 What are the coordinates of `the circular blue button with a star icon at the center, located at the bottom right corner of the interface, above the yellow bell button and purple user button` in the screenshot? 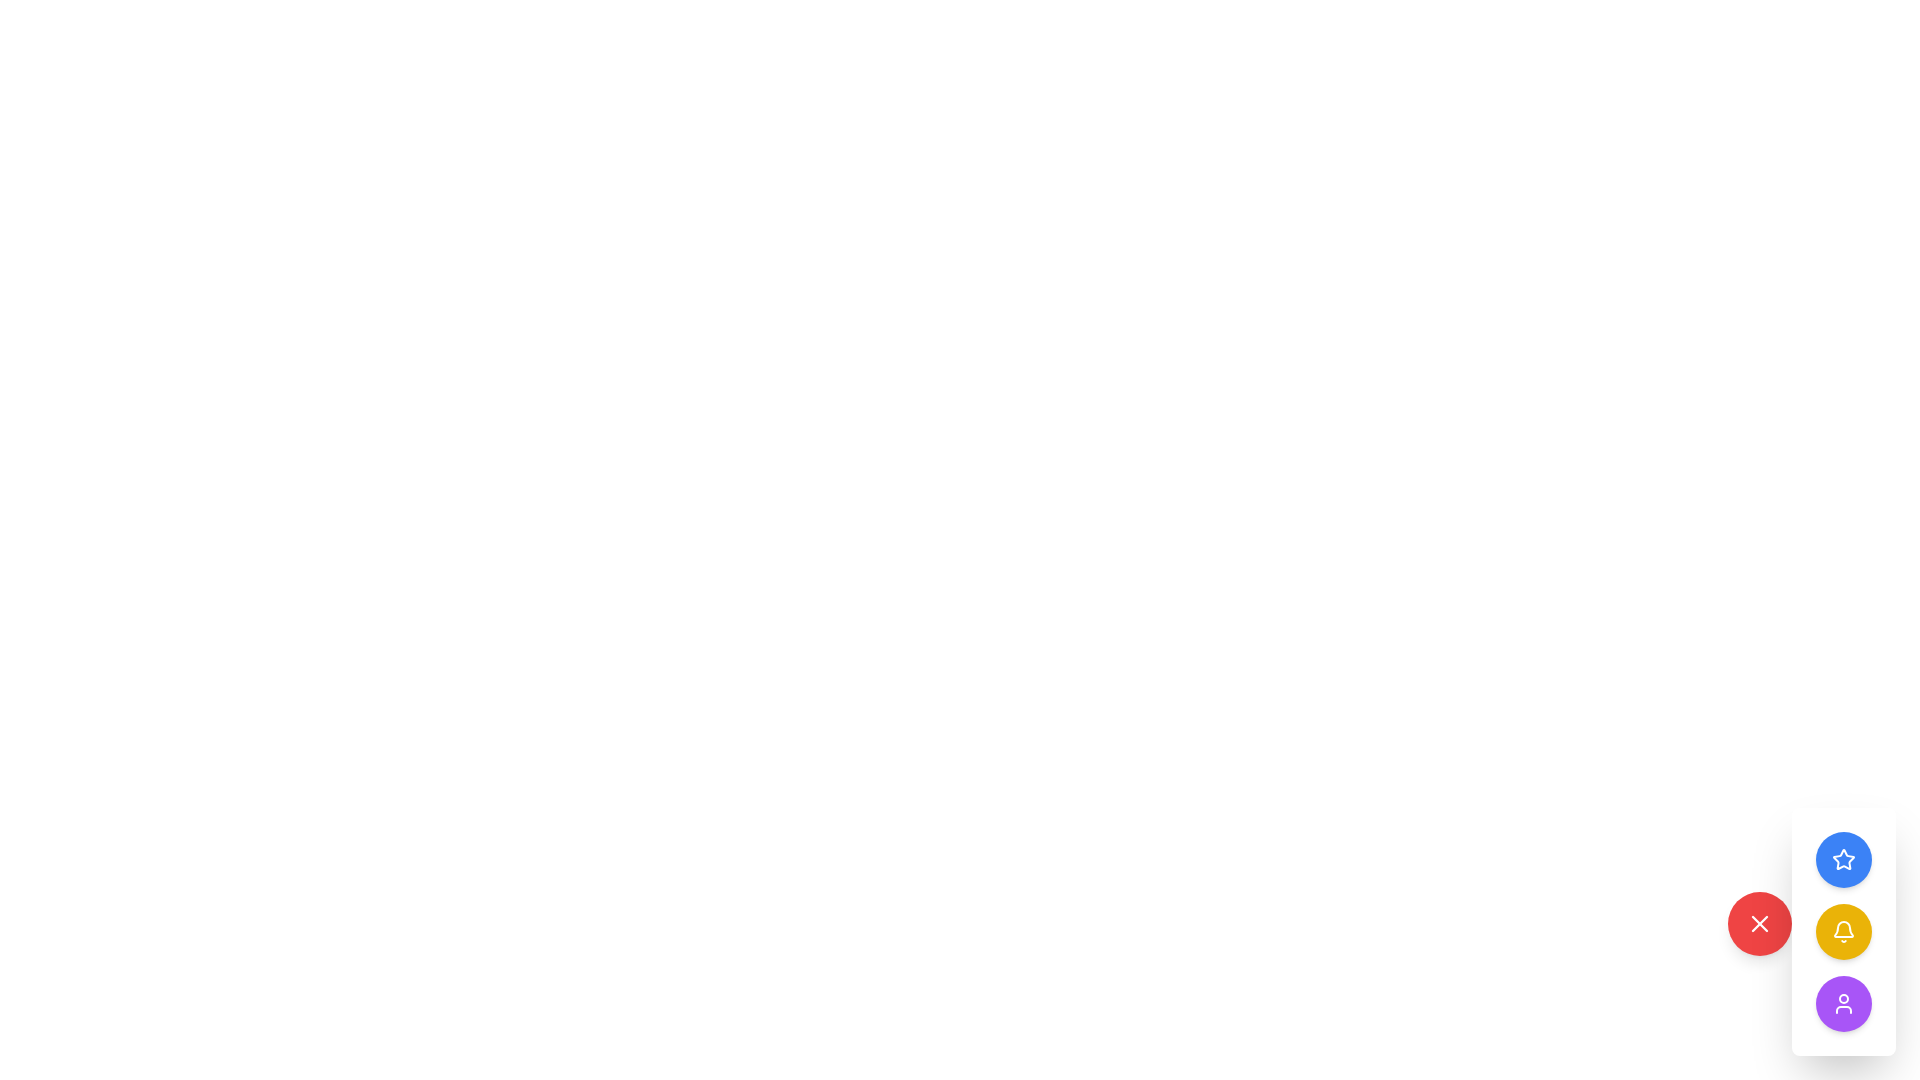 It's located at (1842, 859).